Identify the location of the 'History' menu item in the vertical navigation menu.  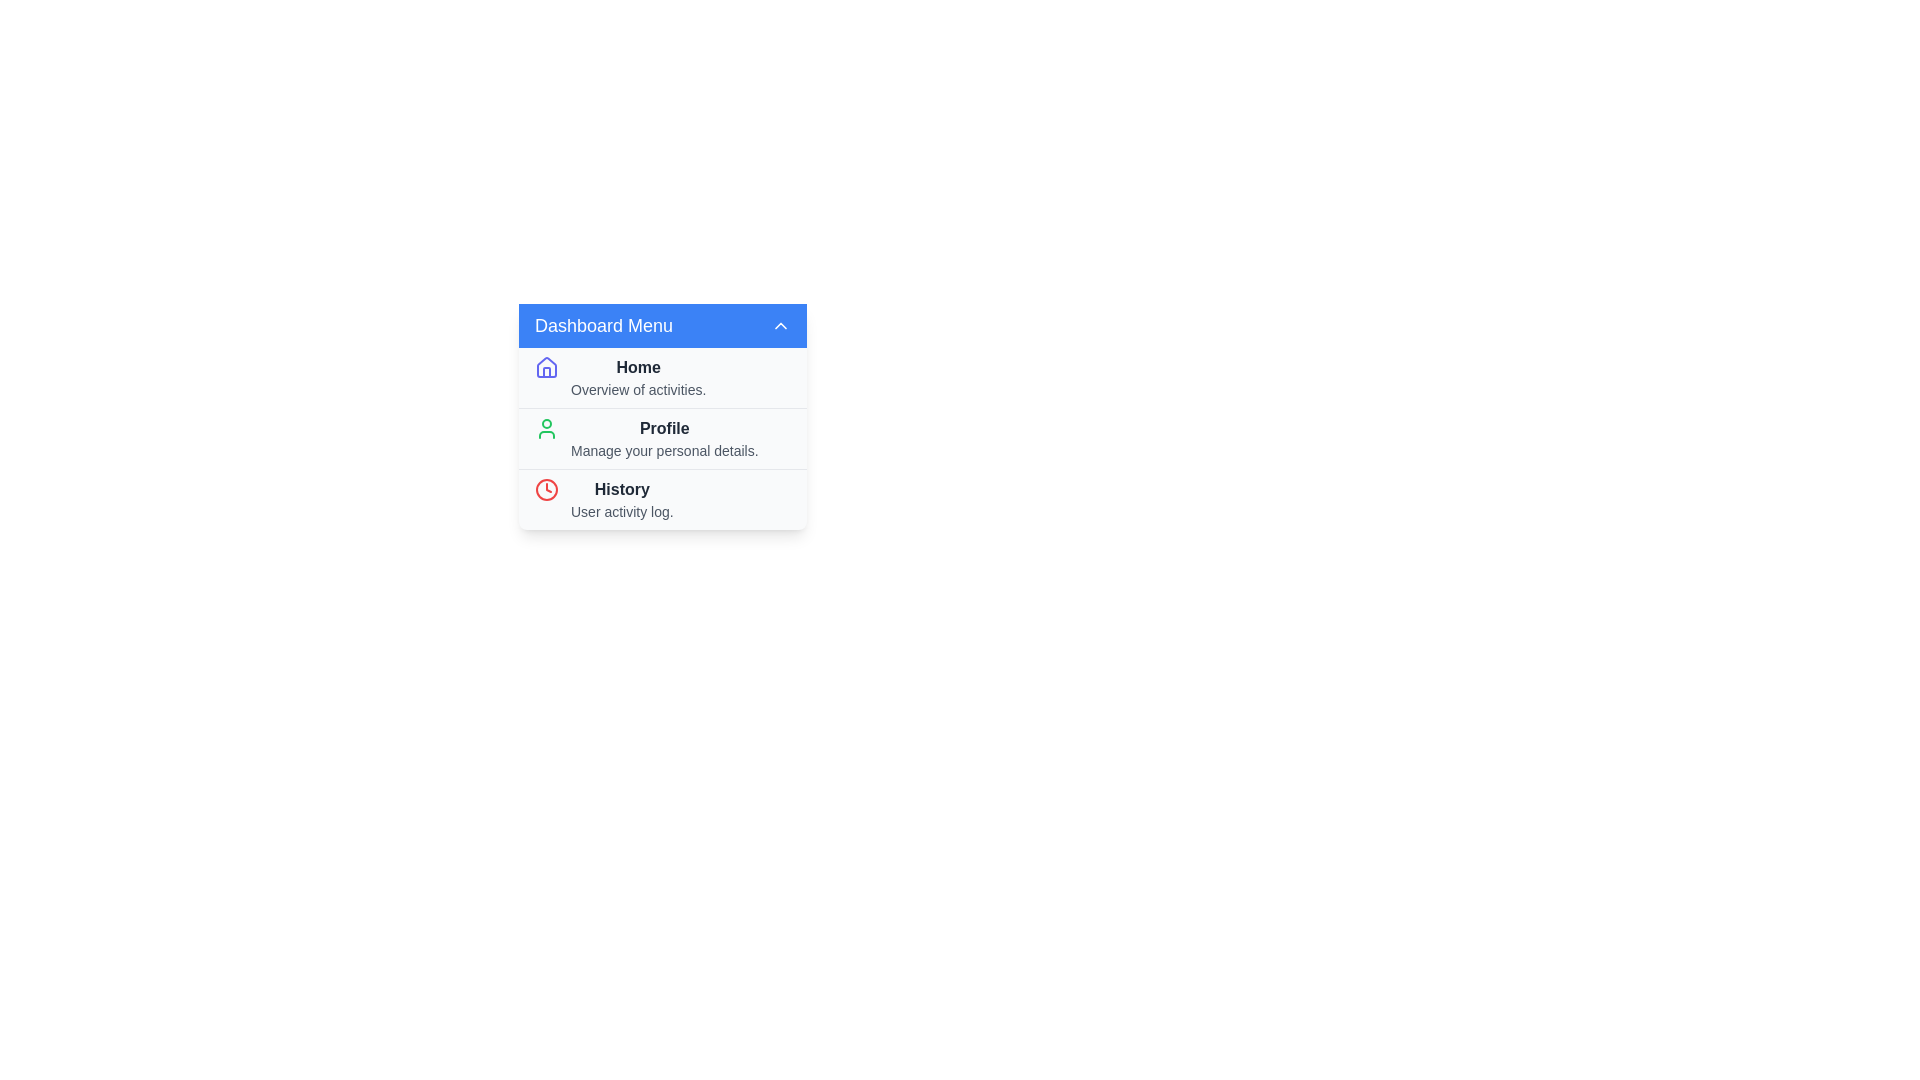
(662, 497).